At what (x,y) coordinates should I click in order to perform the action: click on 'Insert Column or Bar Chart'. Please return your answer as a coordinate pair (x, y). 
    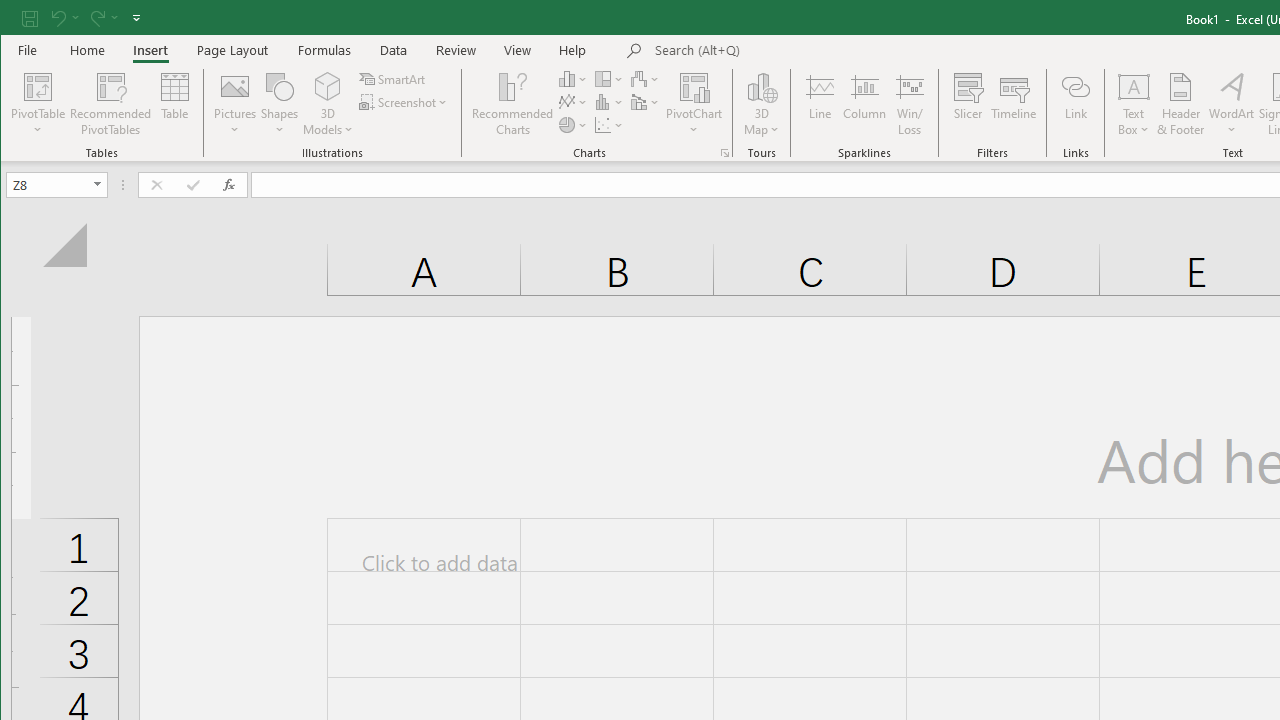
    Looking at the image, I should click on (572, 78).